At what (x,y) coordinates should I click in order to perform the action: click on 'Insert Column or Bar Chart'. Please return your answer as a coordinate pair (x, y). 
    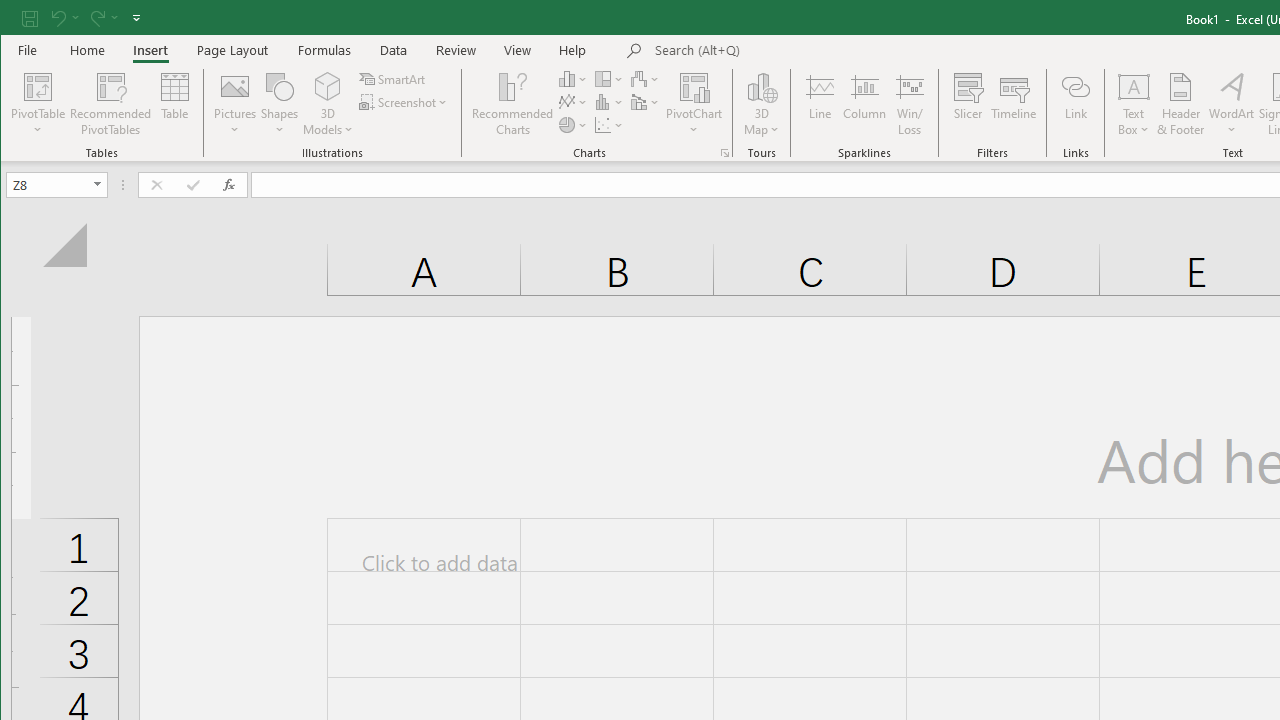
    Looking at the image, I should click on (572, 78).